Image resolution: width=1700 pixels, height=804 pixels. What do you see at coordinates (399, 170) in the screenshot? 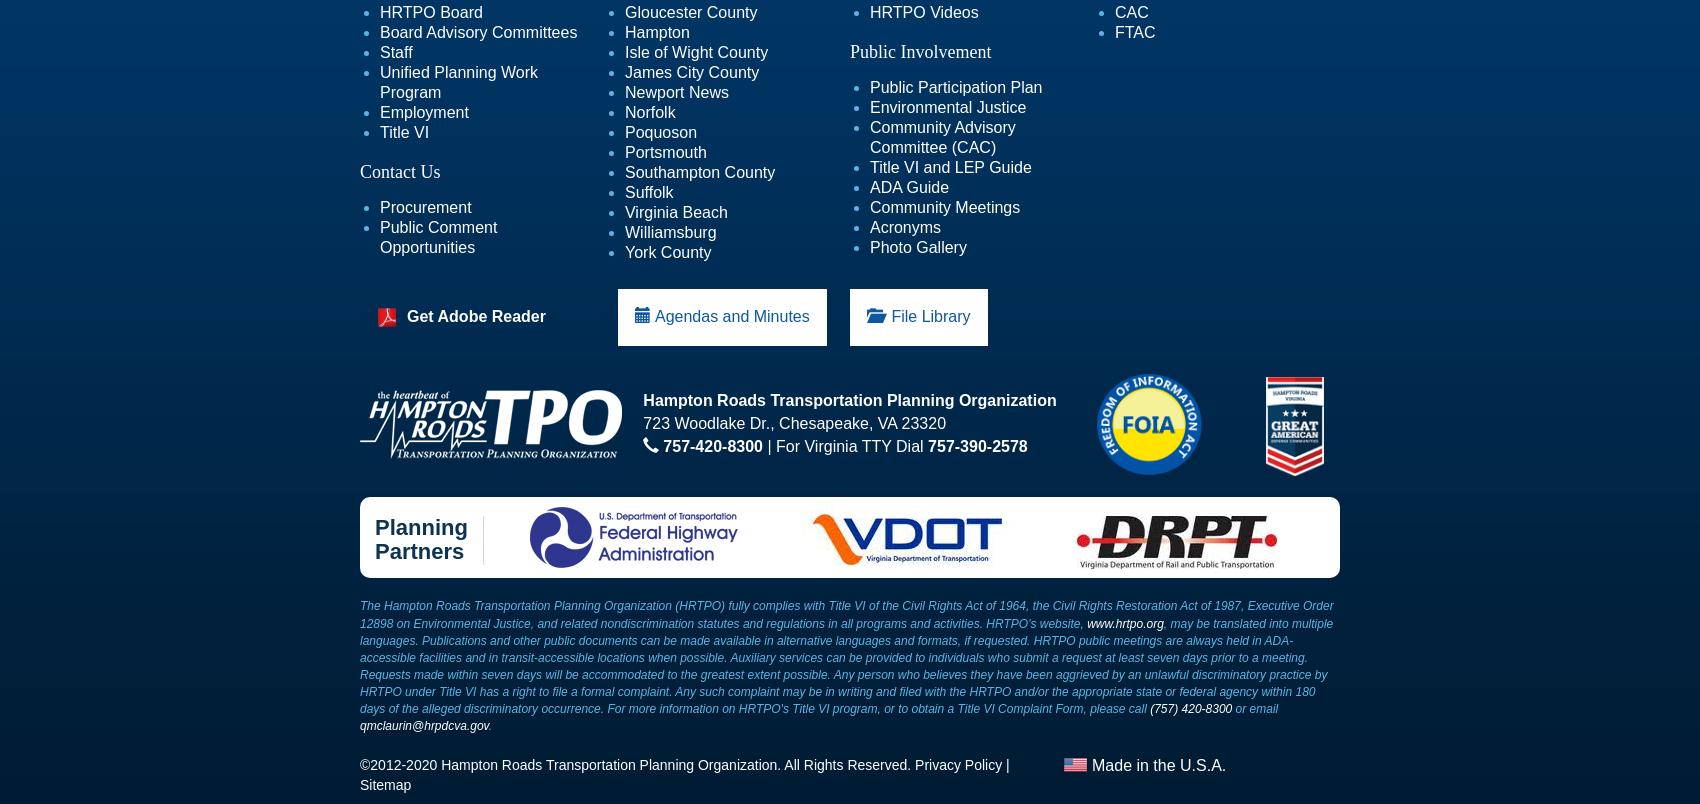
I see `'Contact Us'` at bounding box center [399, 170].